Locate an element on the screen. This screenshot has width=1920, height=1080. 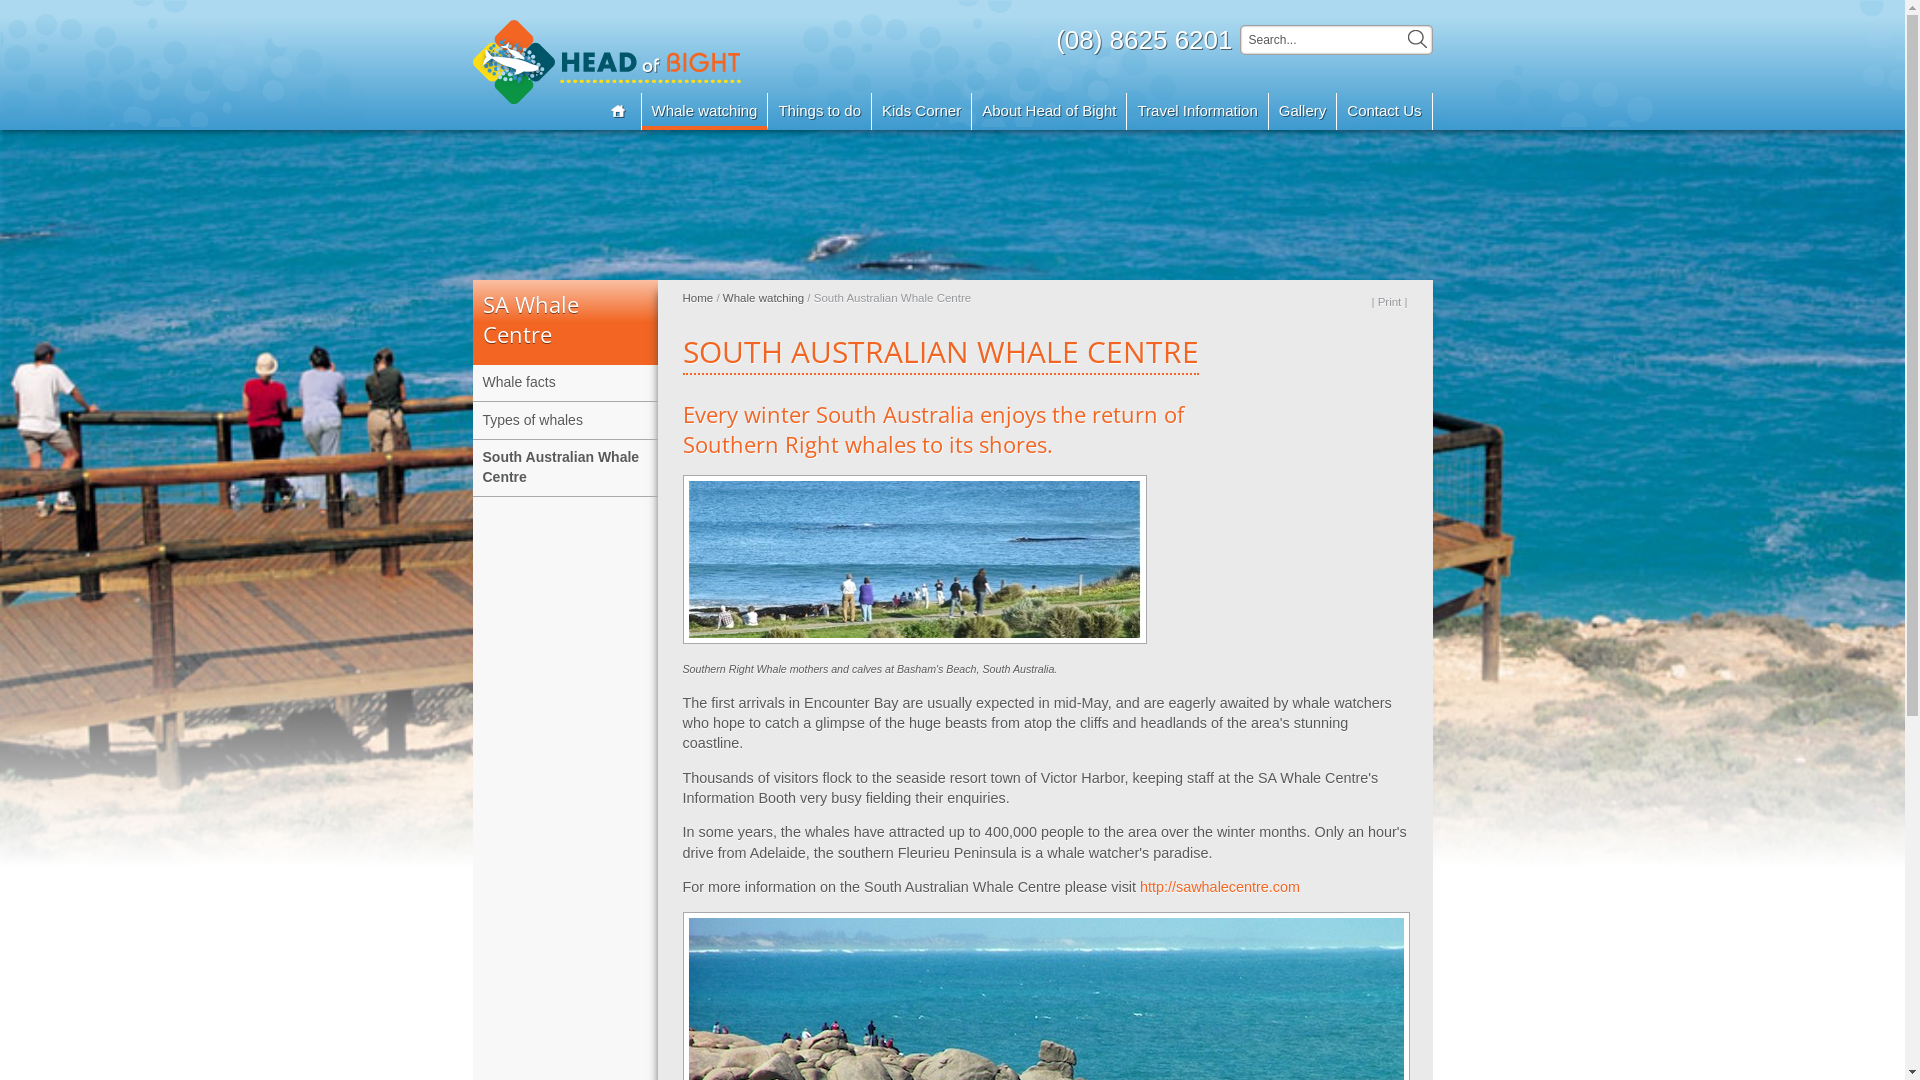
'Whale watching' is located at coordinates (762, 297).